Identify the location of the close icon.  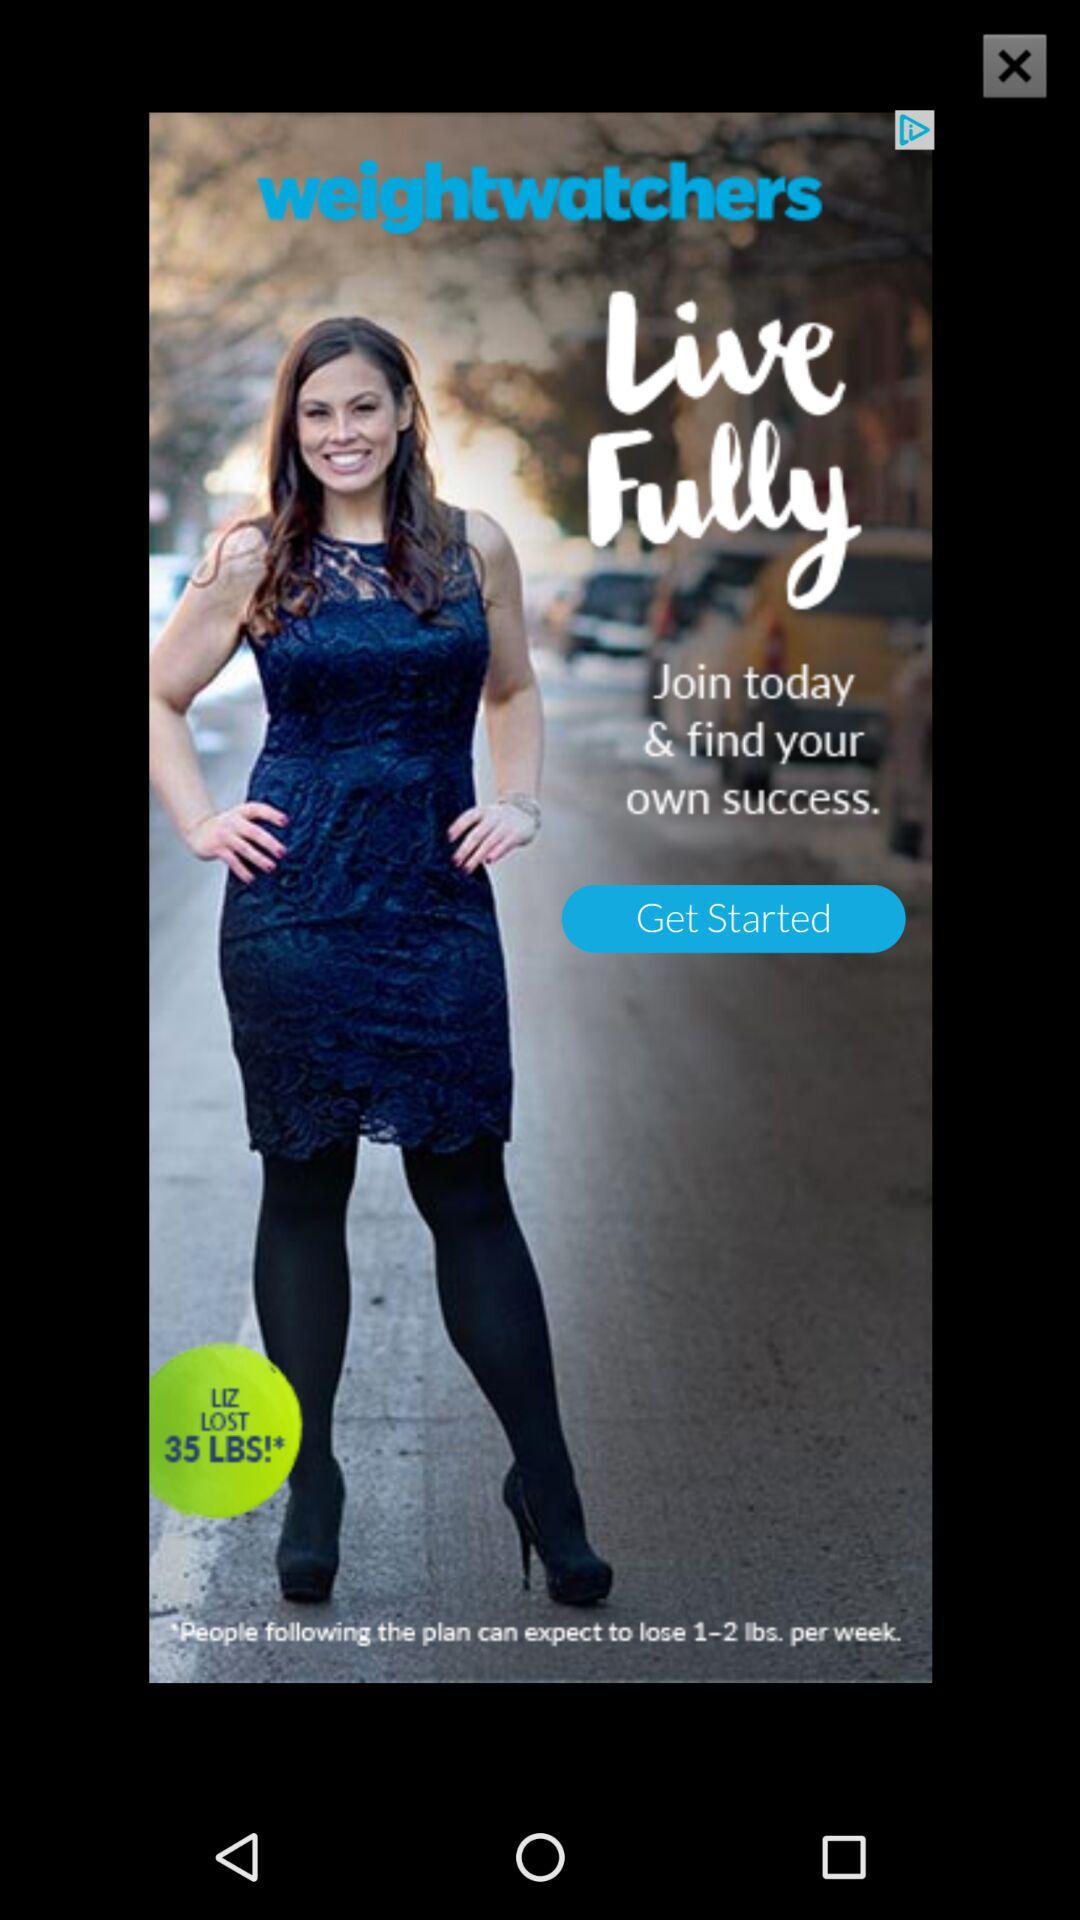
(1014, 70).